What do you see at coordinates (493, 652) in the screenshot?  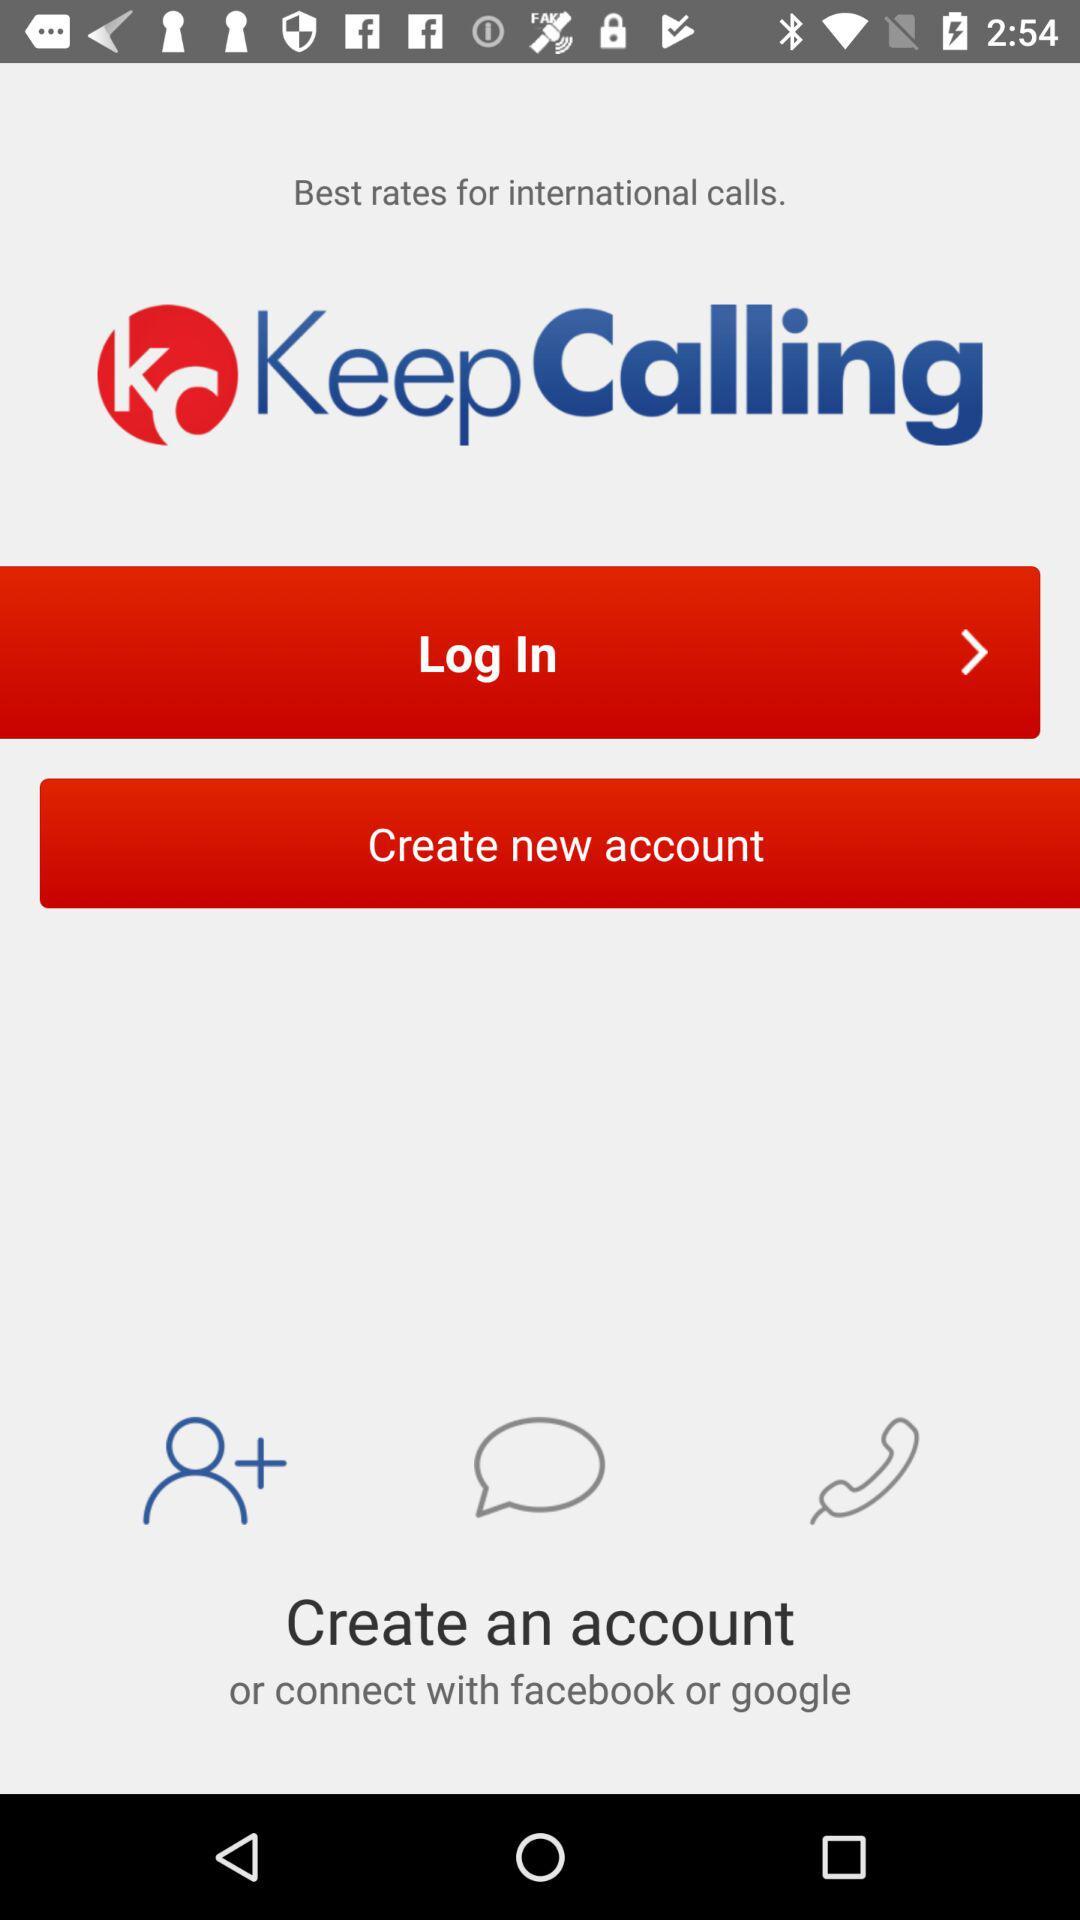 I see `the log in item` at bounding box center [493, 652].